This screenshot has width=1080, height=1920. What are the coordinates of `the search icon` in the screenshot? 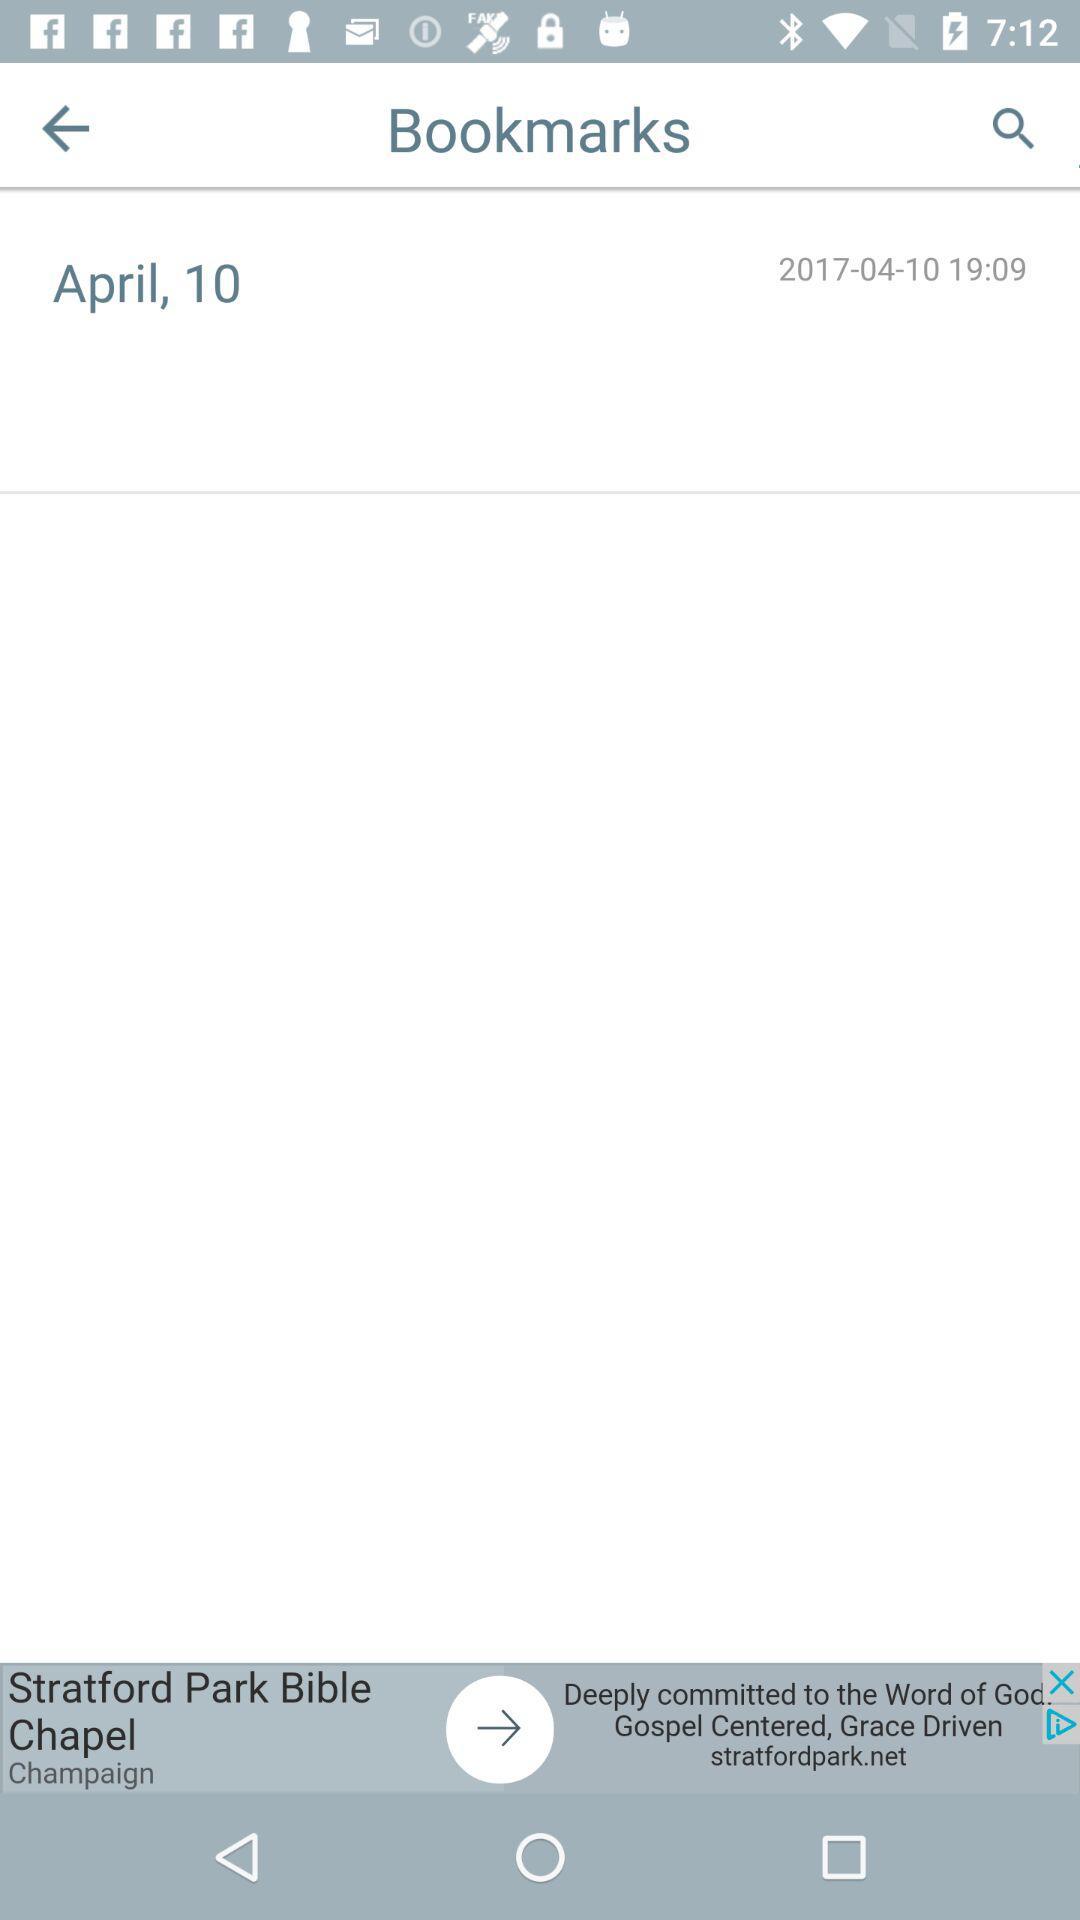 It's located at (1013, 127).